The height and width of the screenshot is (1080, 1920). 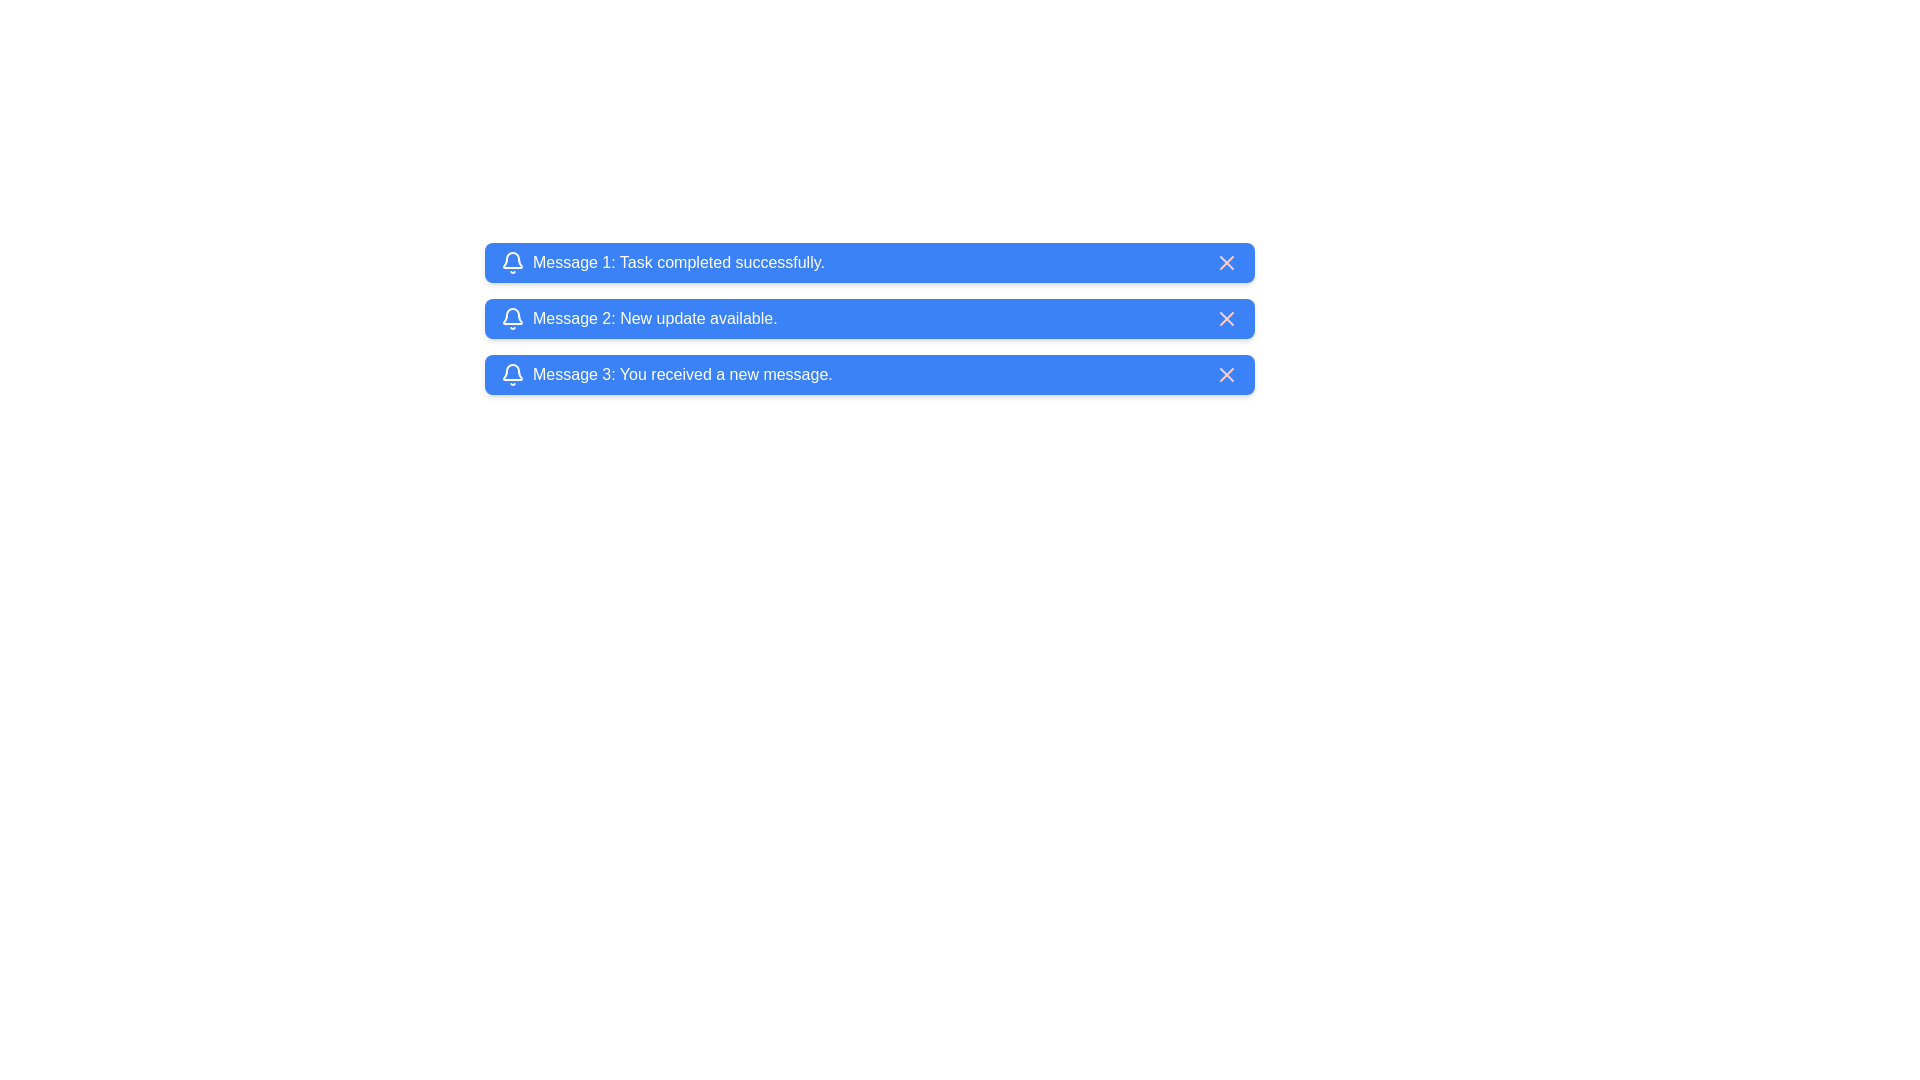 What do you see at coordinates (513, 259) in the screenshot?
I see `the lower portion of the SVG bell icon to associate with the notification item indicating 'Message 1: Task completed successfully.'` at bounding box center [513, 259].